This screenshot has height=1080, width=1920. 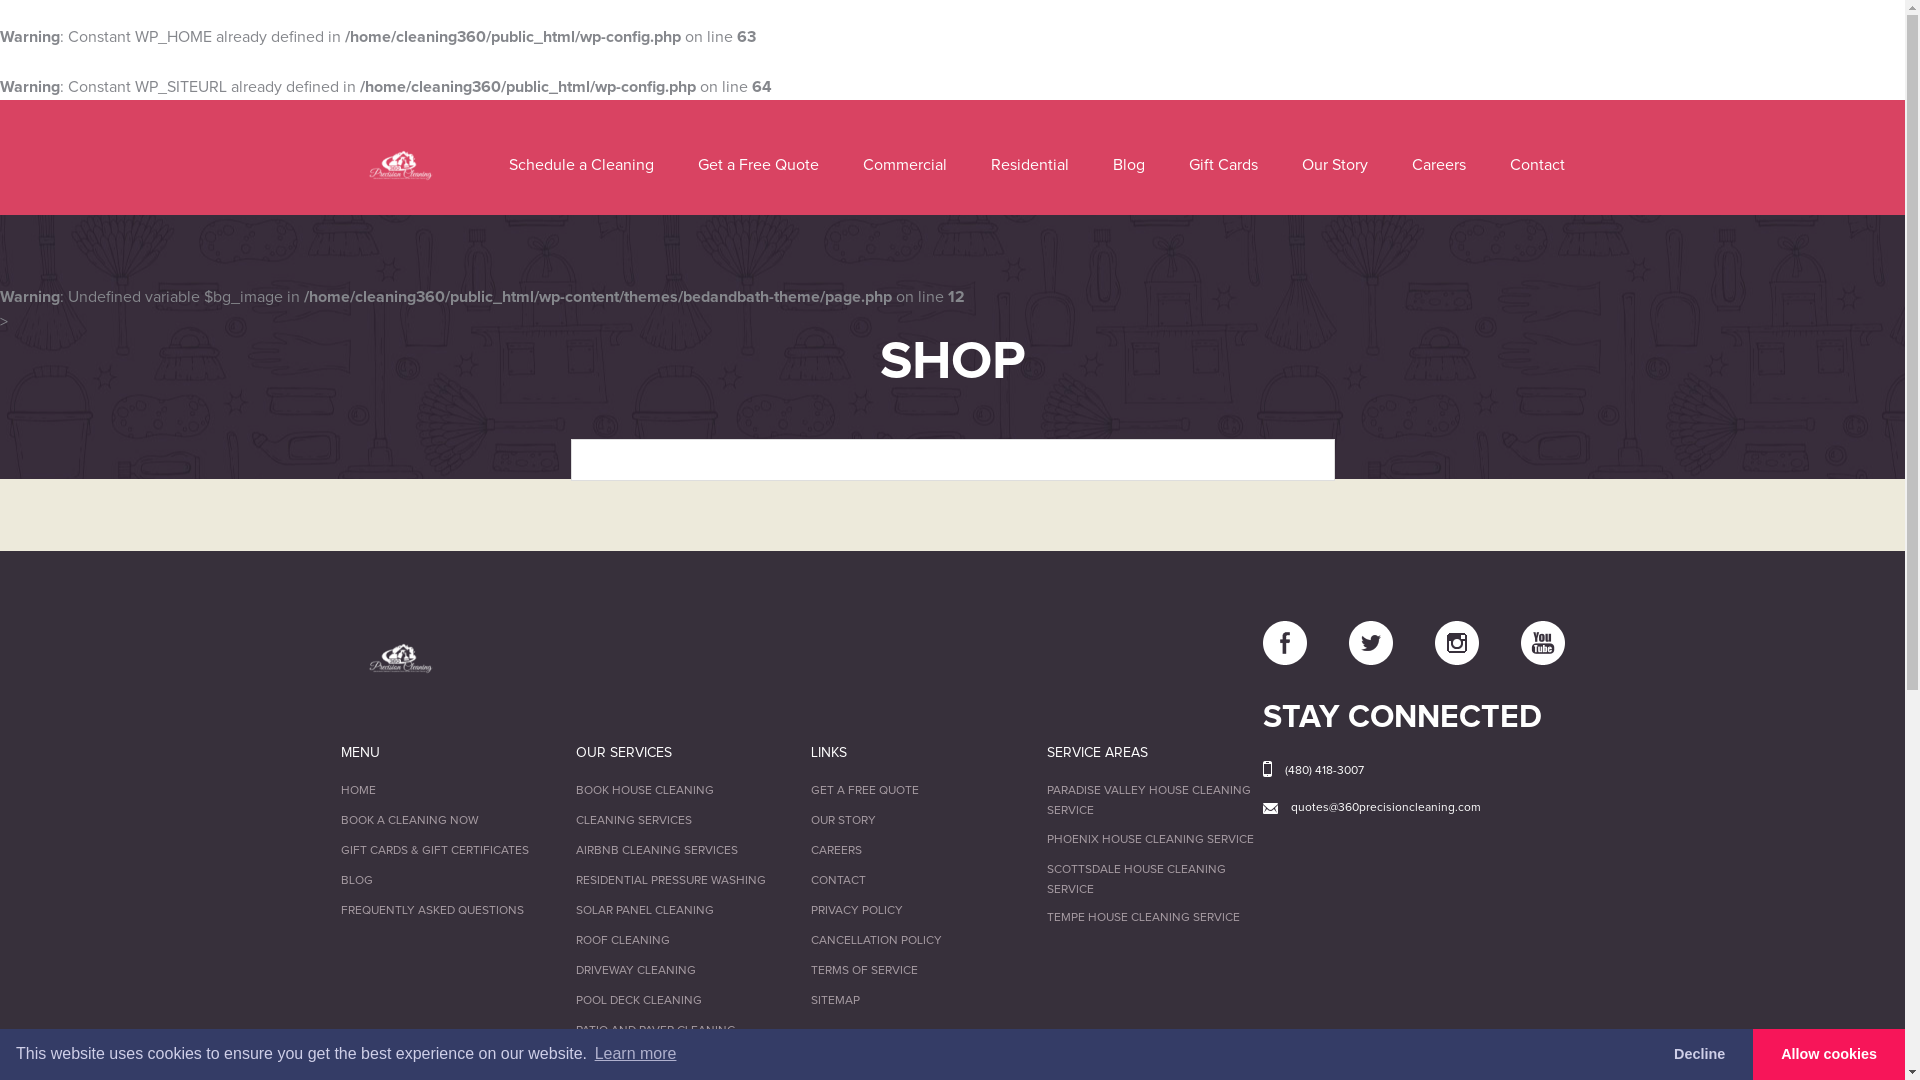 What do you see at coordinates (430, 910) in the screenshot?
I see `'FREQUENTLY ASKED QUESTIONS'` at bounding box center [430, 910].